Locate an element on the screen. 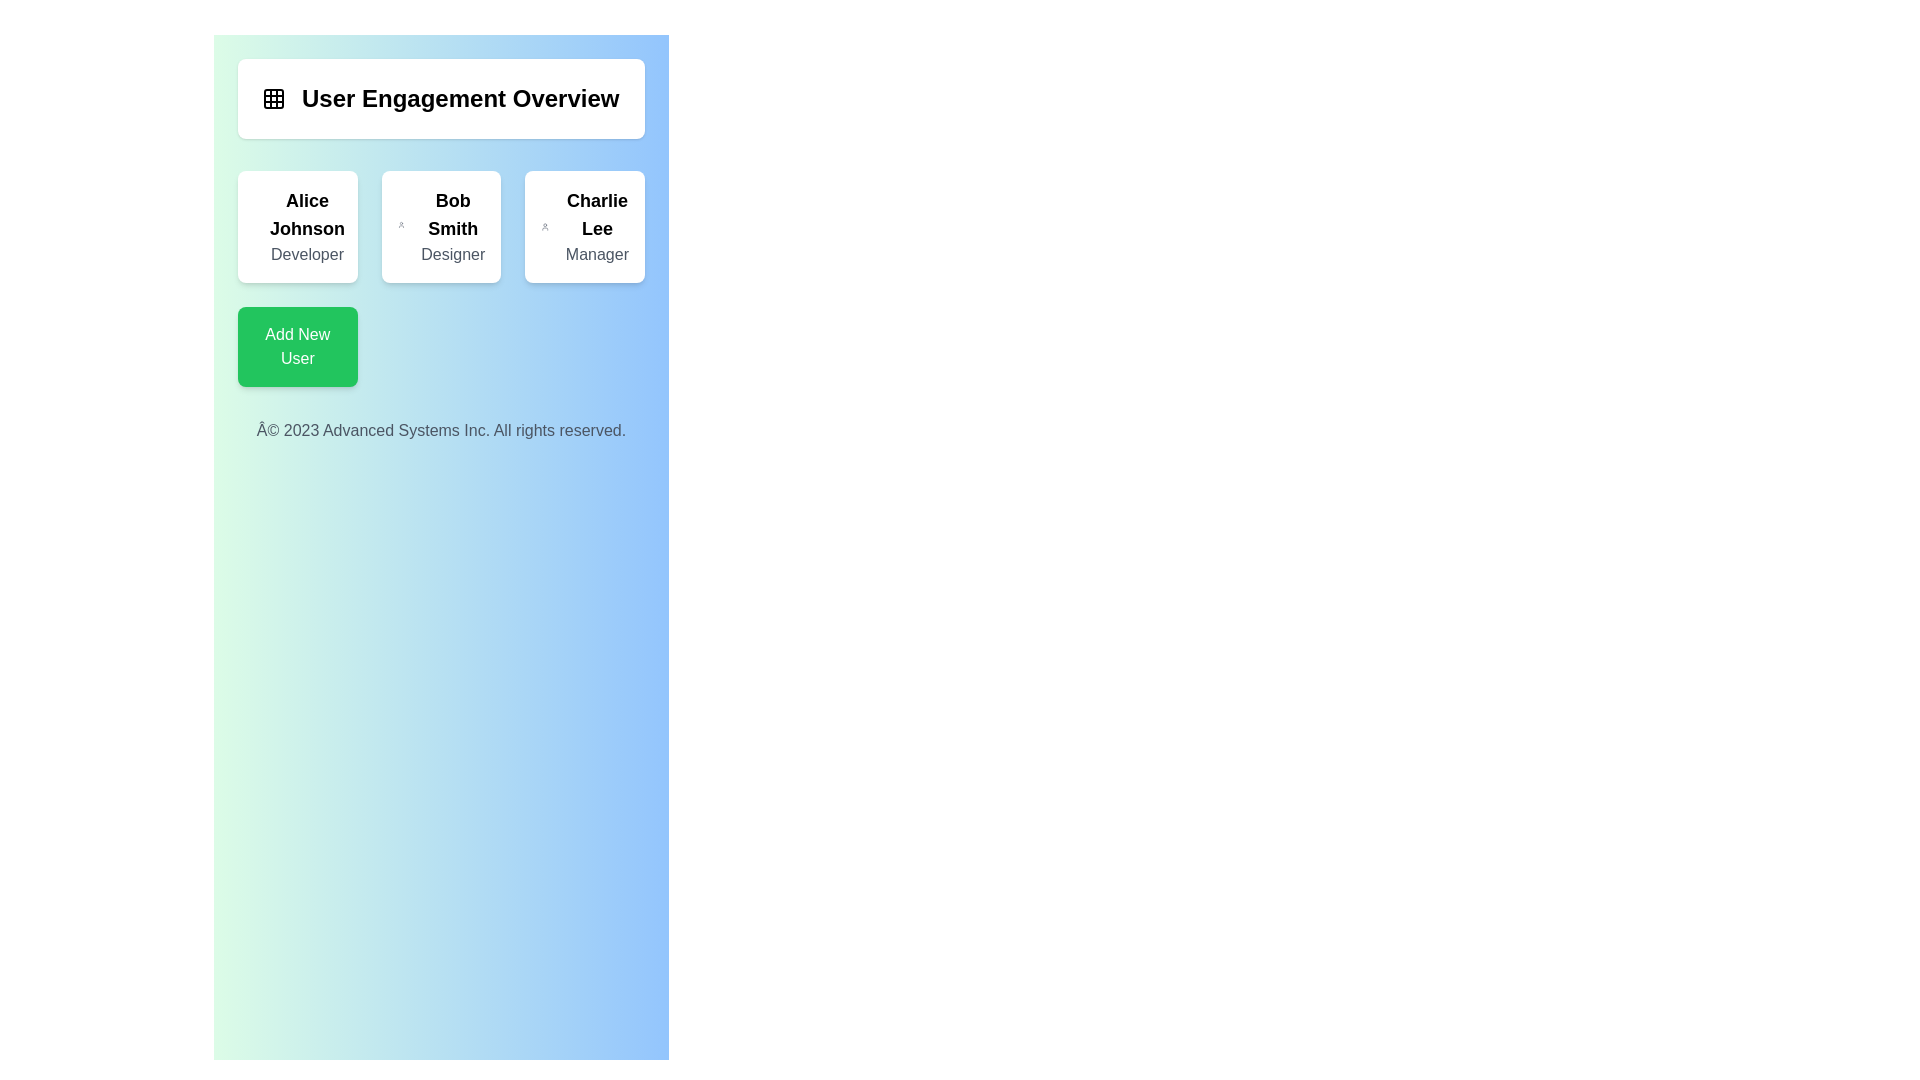 The height and width of the screenshot is (1080, 1920). the Header Section that serves as a title for the section, positioned at the top of the layout above the profile cards and 'Add New User' button is located at coordinates (440, 99).